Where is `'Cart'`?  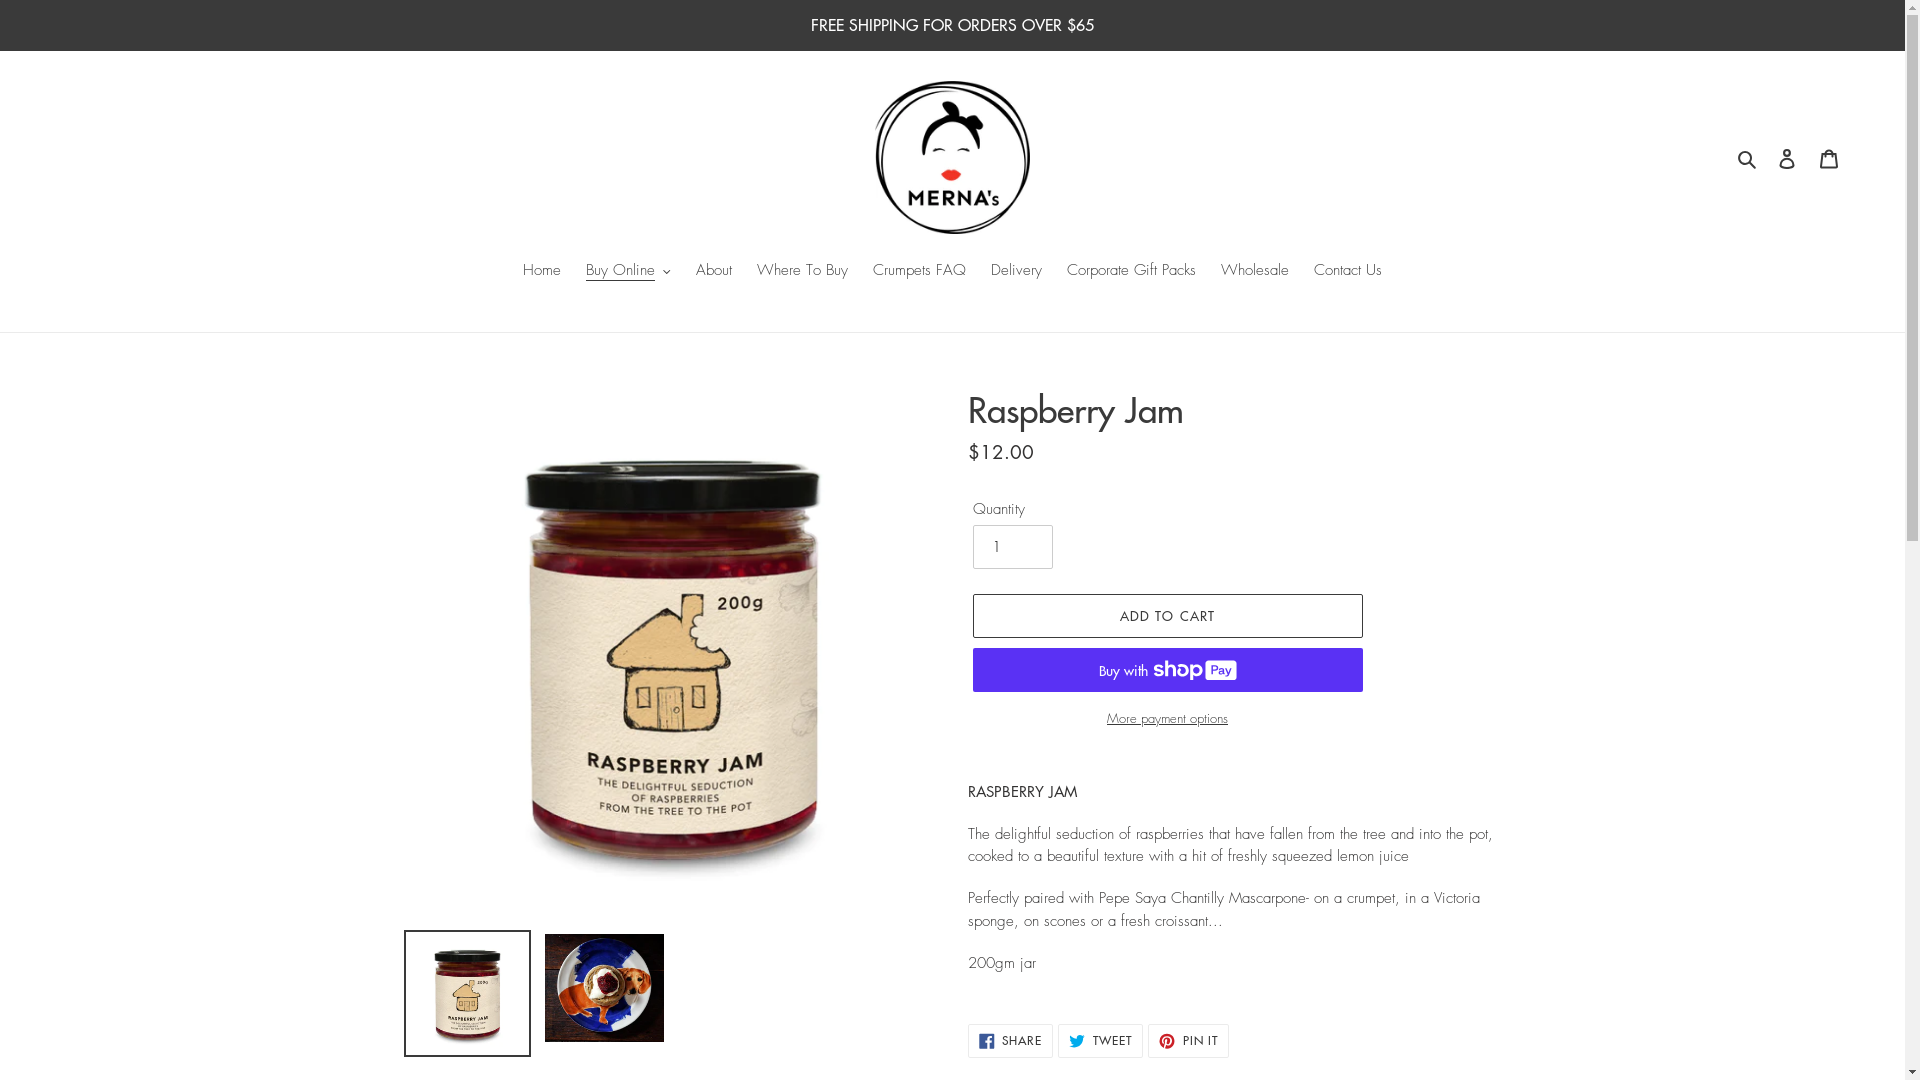
'Cart' is located at coordinates (1828, 156).